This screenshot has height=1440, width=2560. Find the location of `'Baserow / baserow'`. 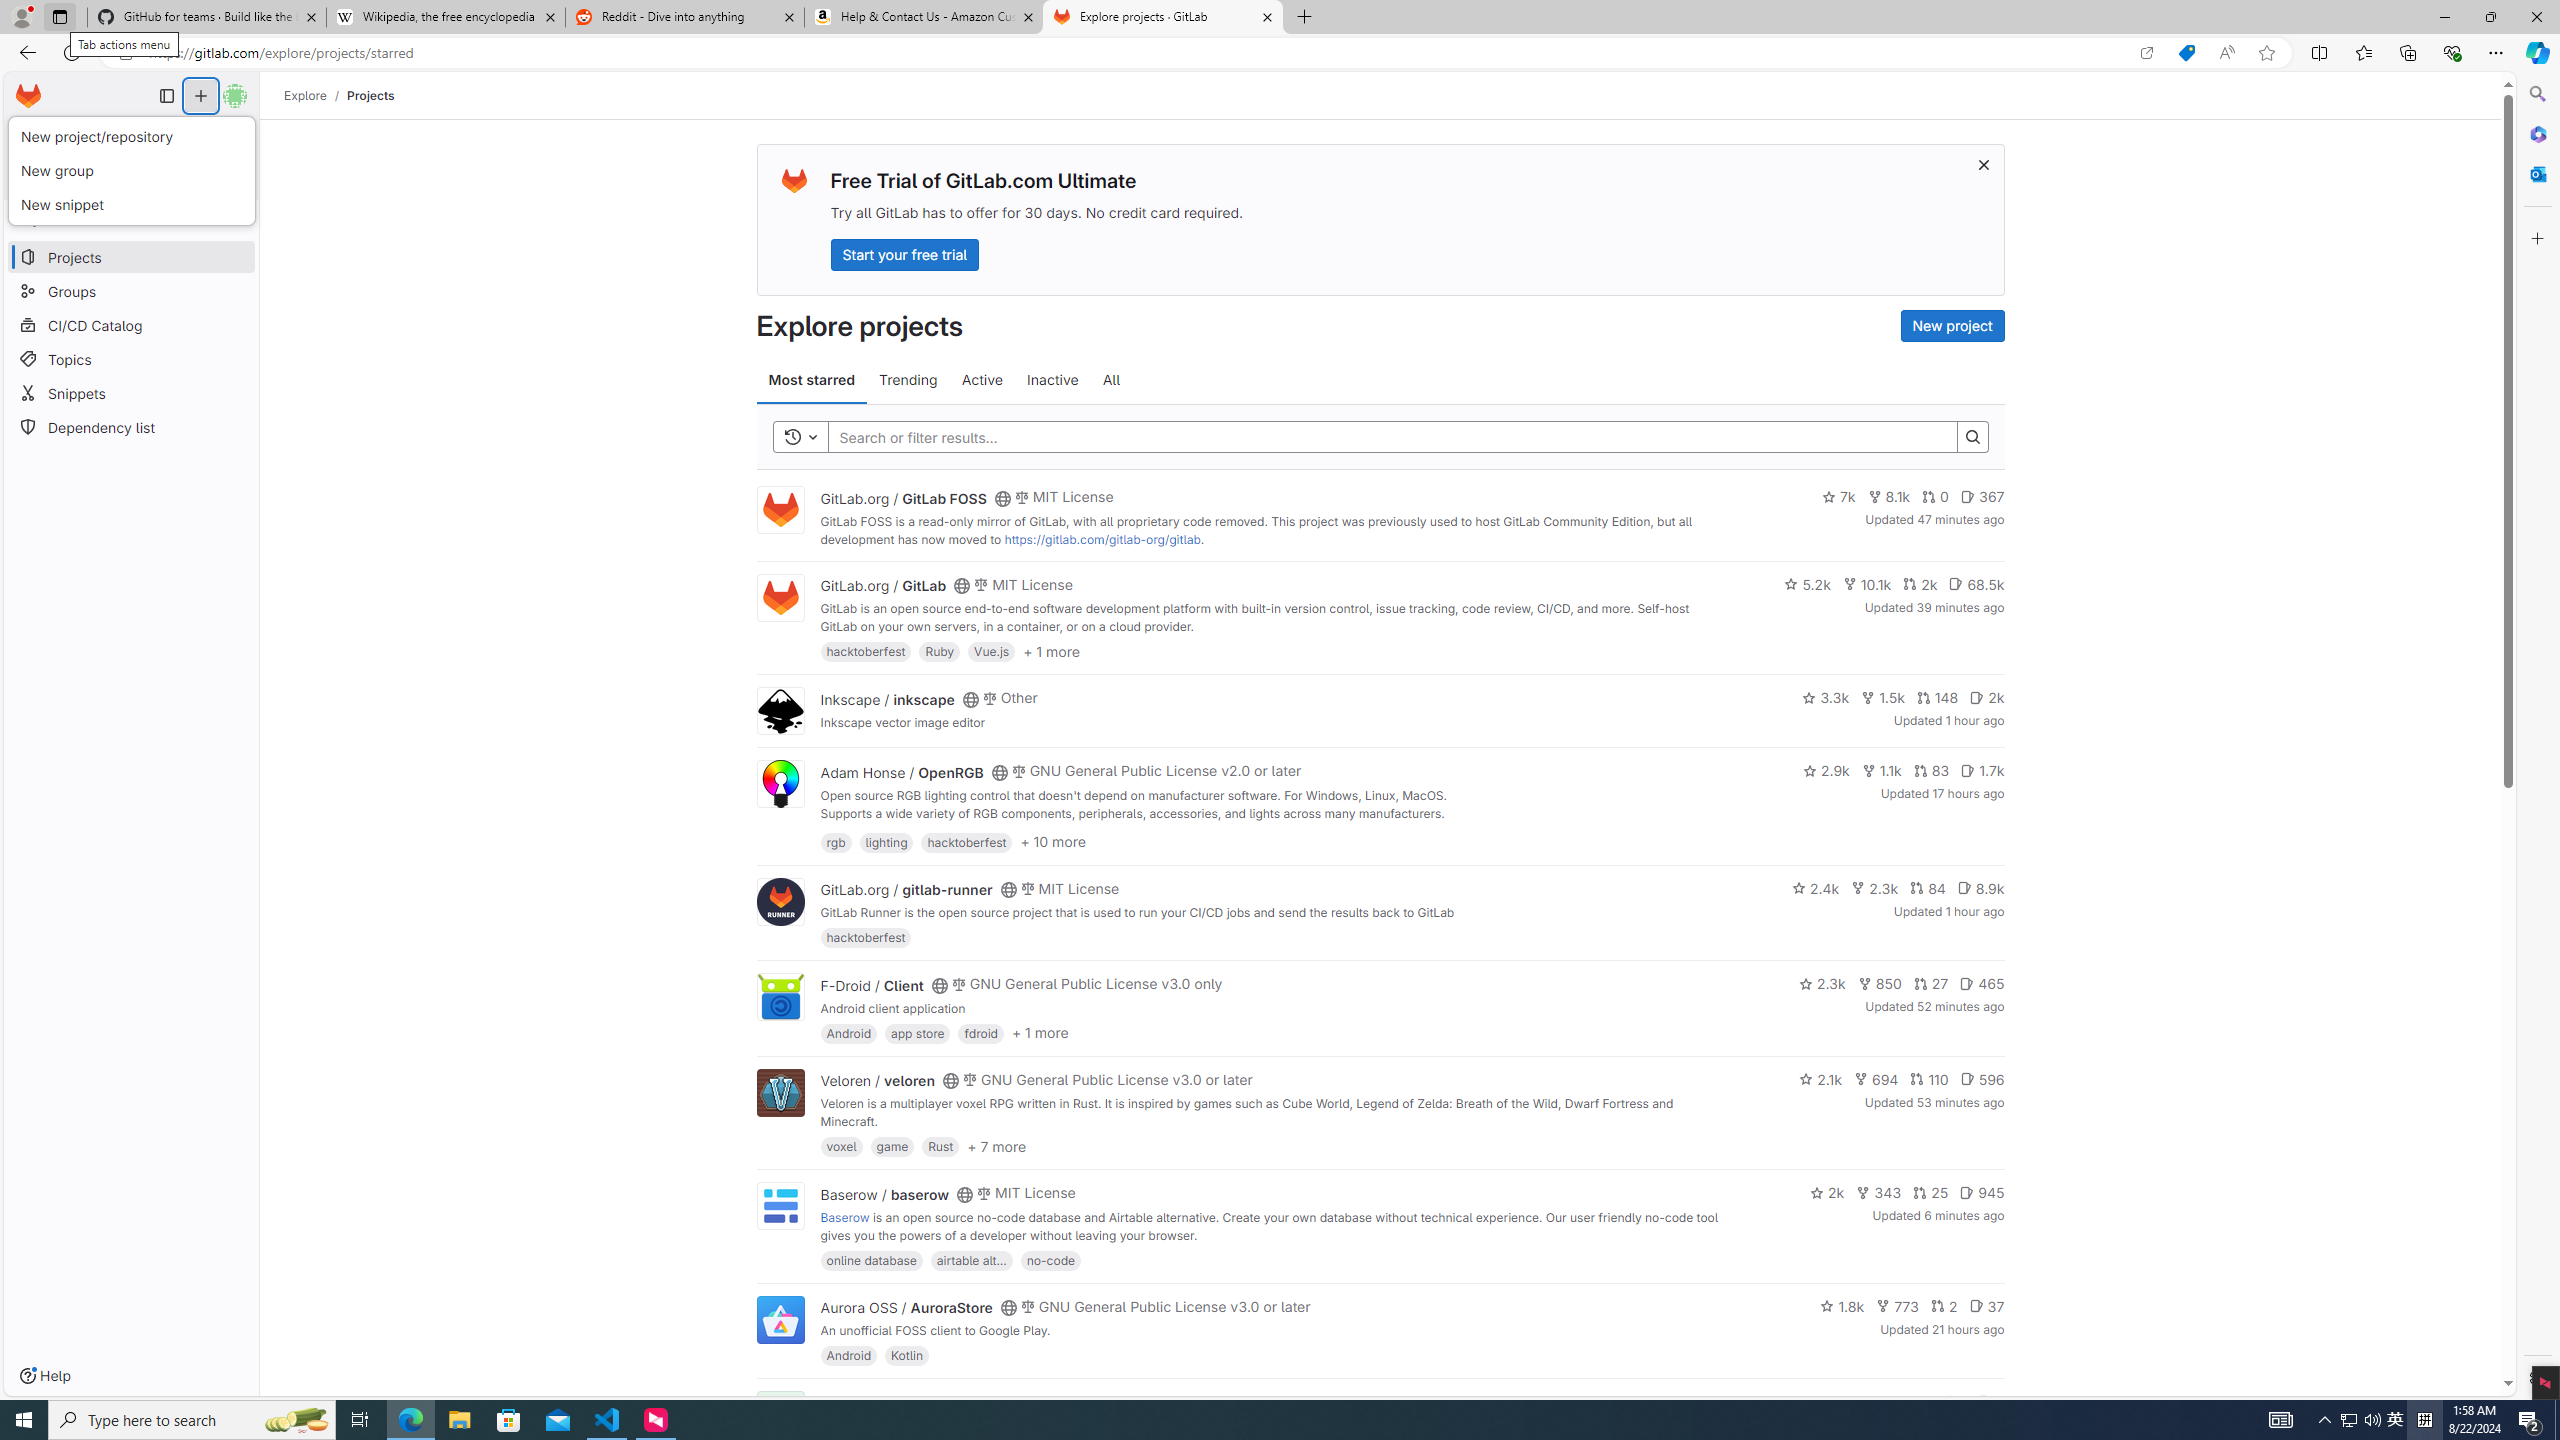

'Baserow / baserow' is located at coordinates (884, 1192).